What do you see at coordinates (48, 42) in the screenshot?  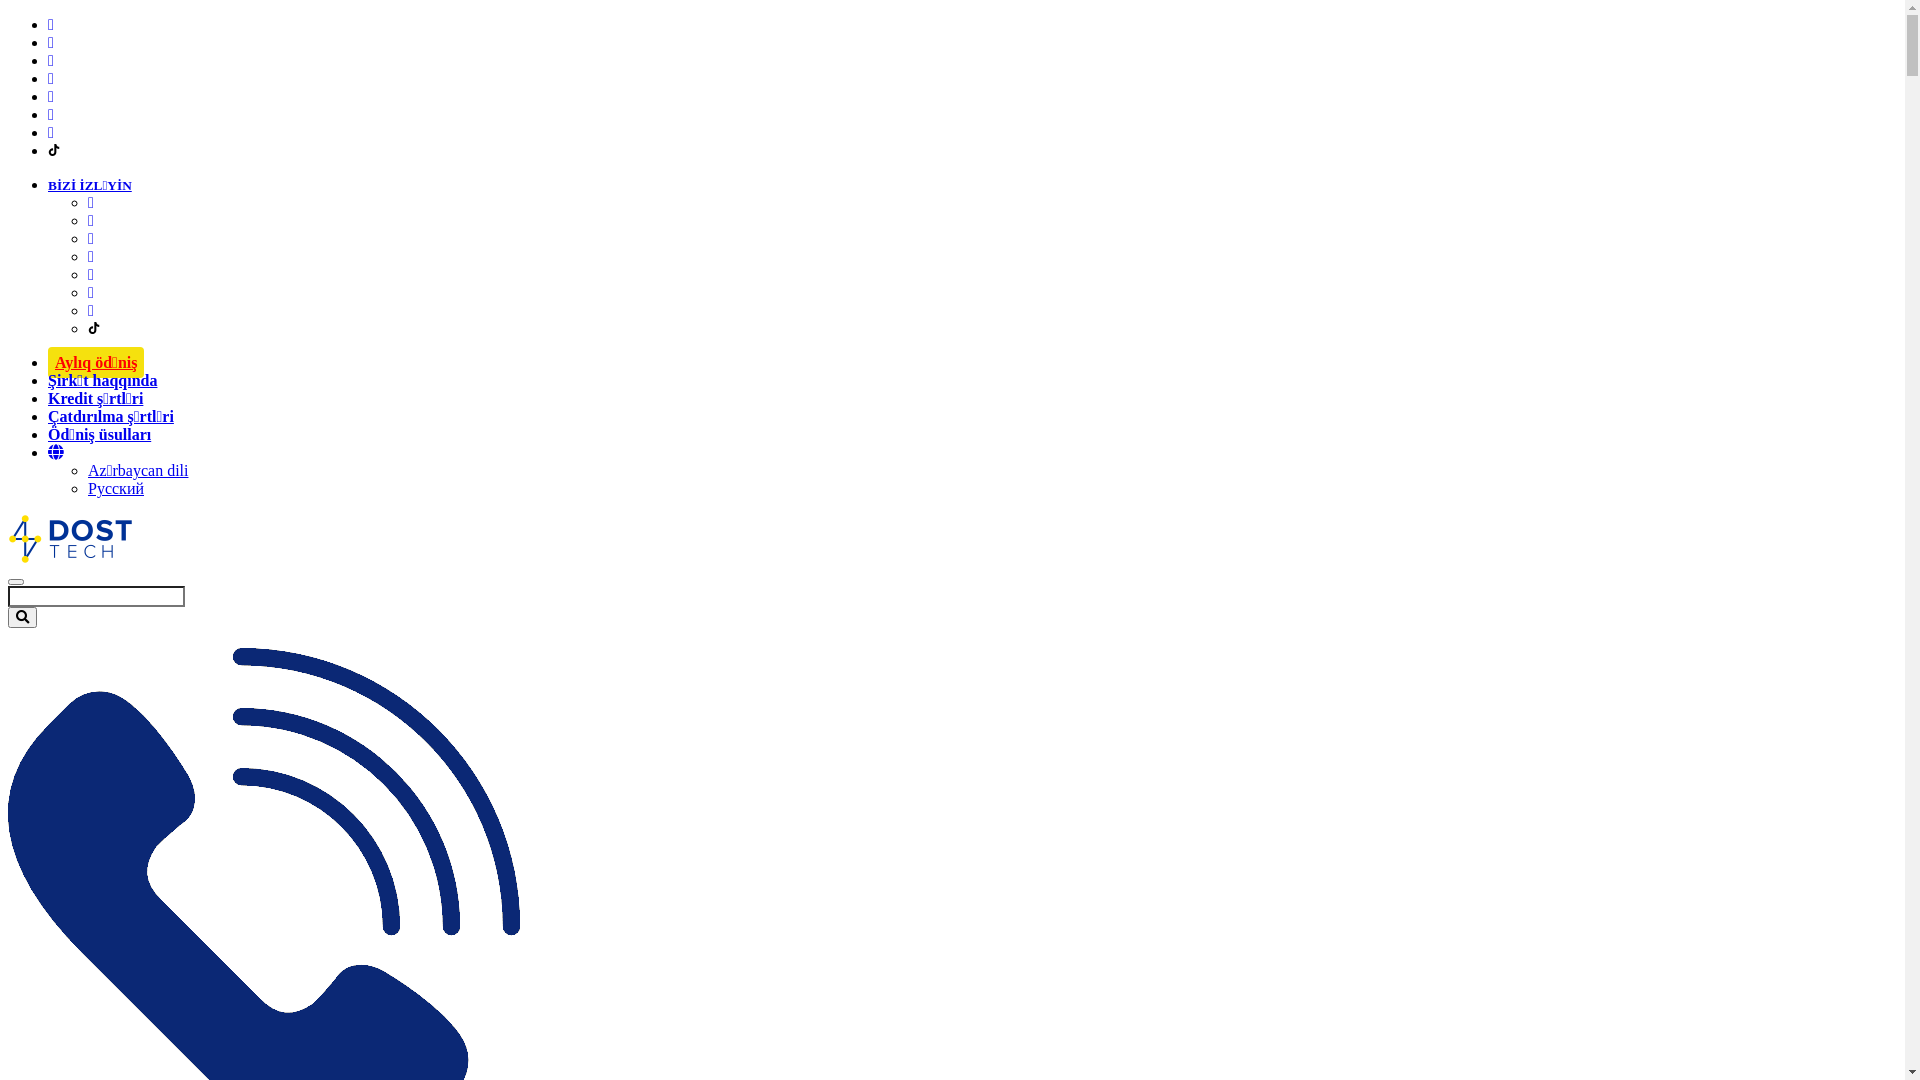 I see `'Instagram'` at bounding box center [48, 42].